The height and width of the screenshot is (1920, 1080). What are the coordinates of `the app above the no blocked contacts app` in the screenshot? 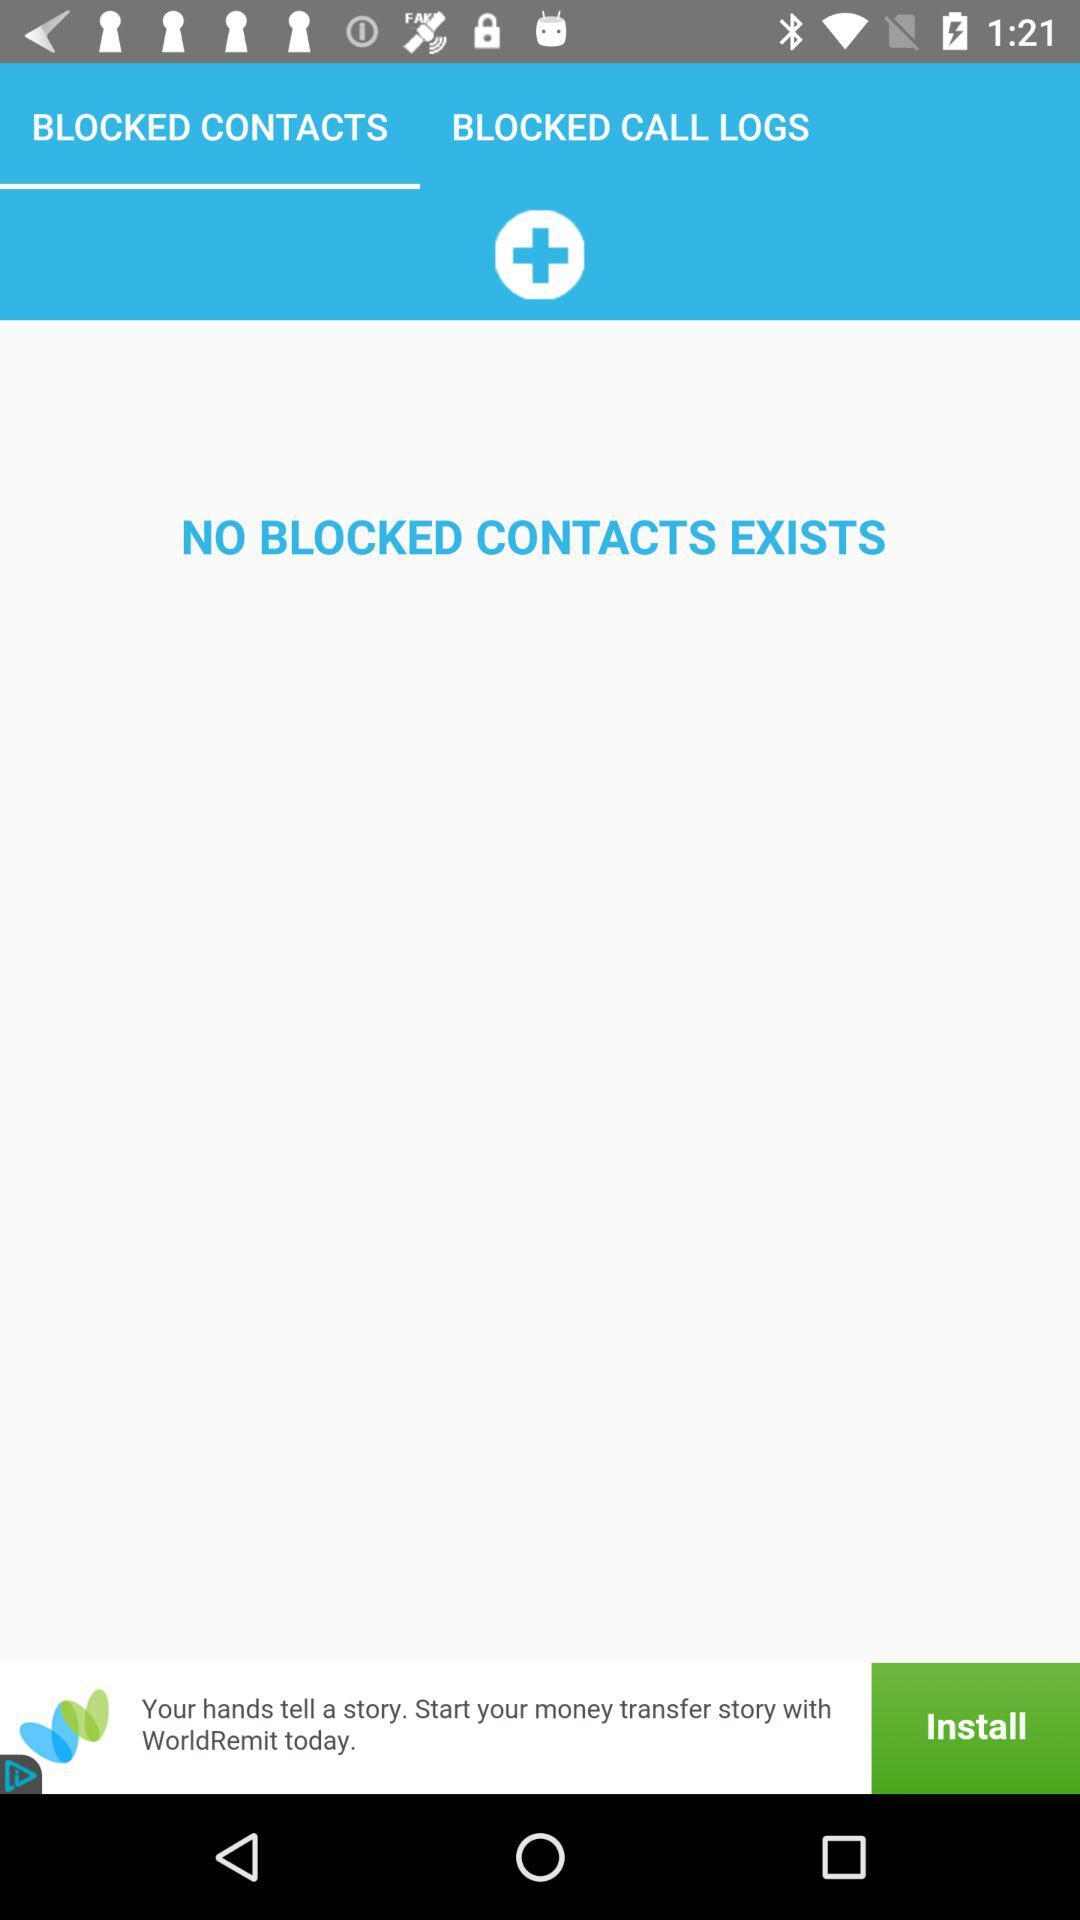 It's located at (538, 253).